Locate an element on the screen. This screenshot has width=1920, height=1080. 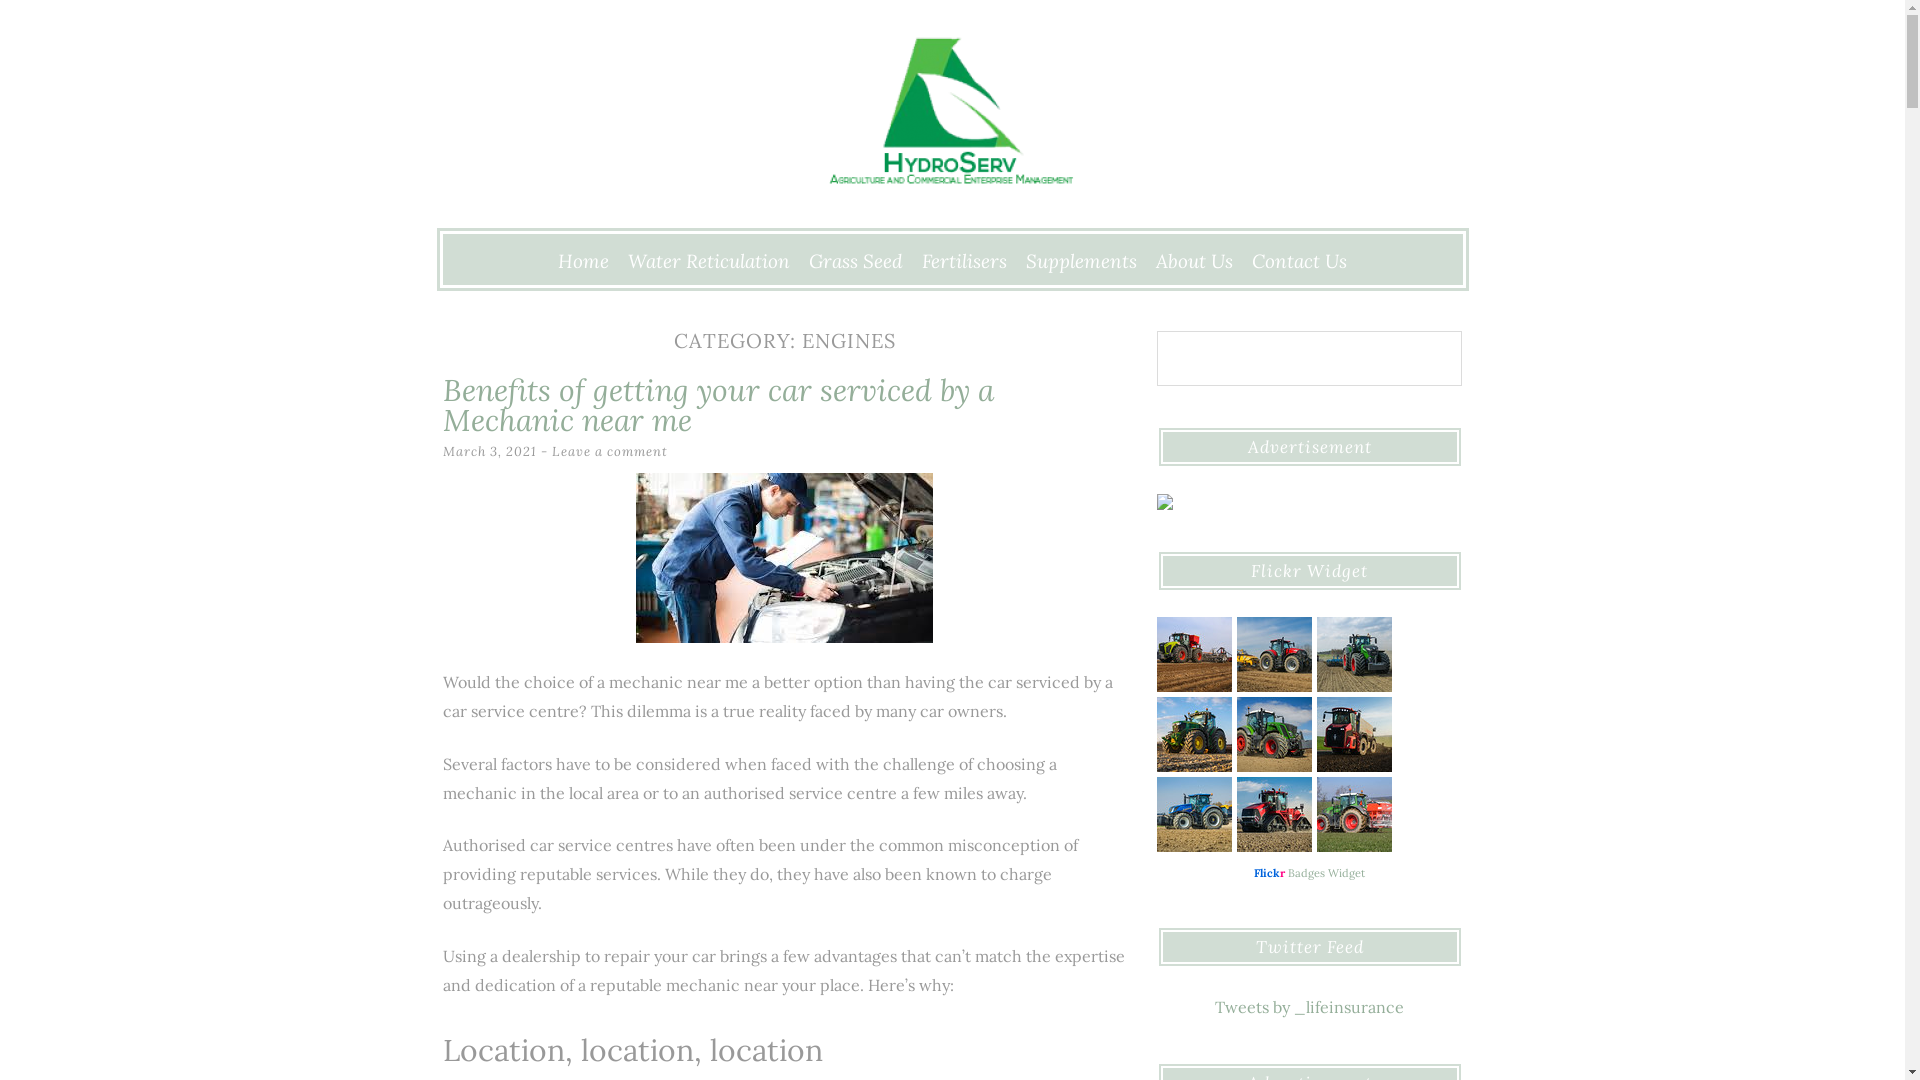
'Tweets by _lifeinsurance' is located at coordinates (1309, 1006).